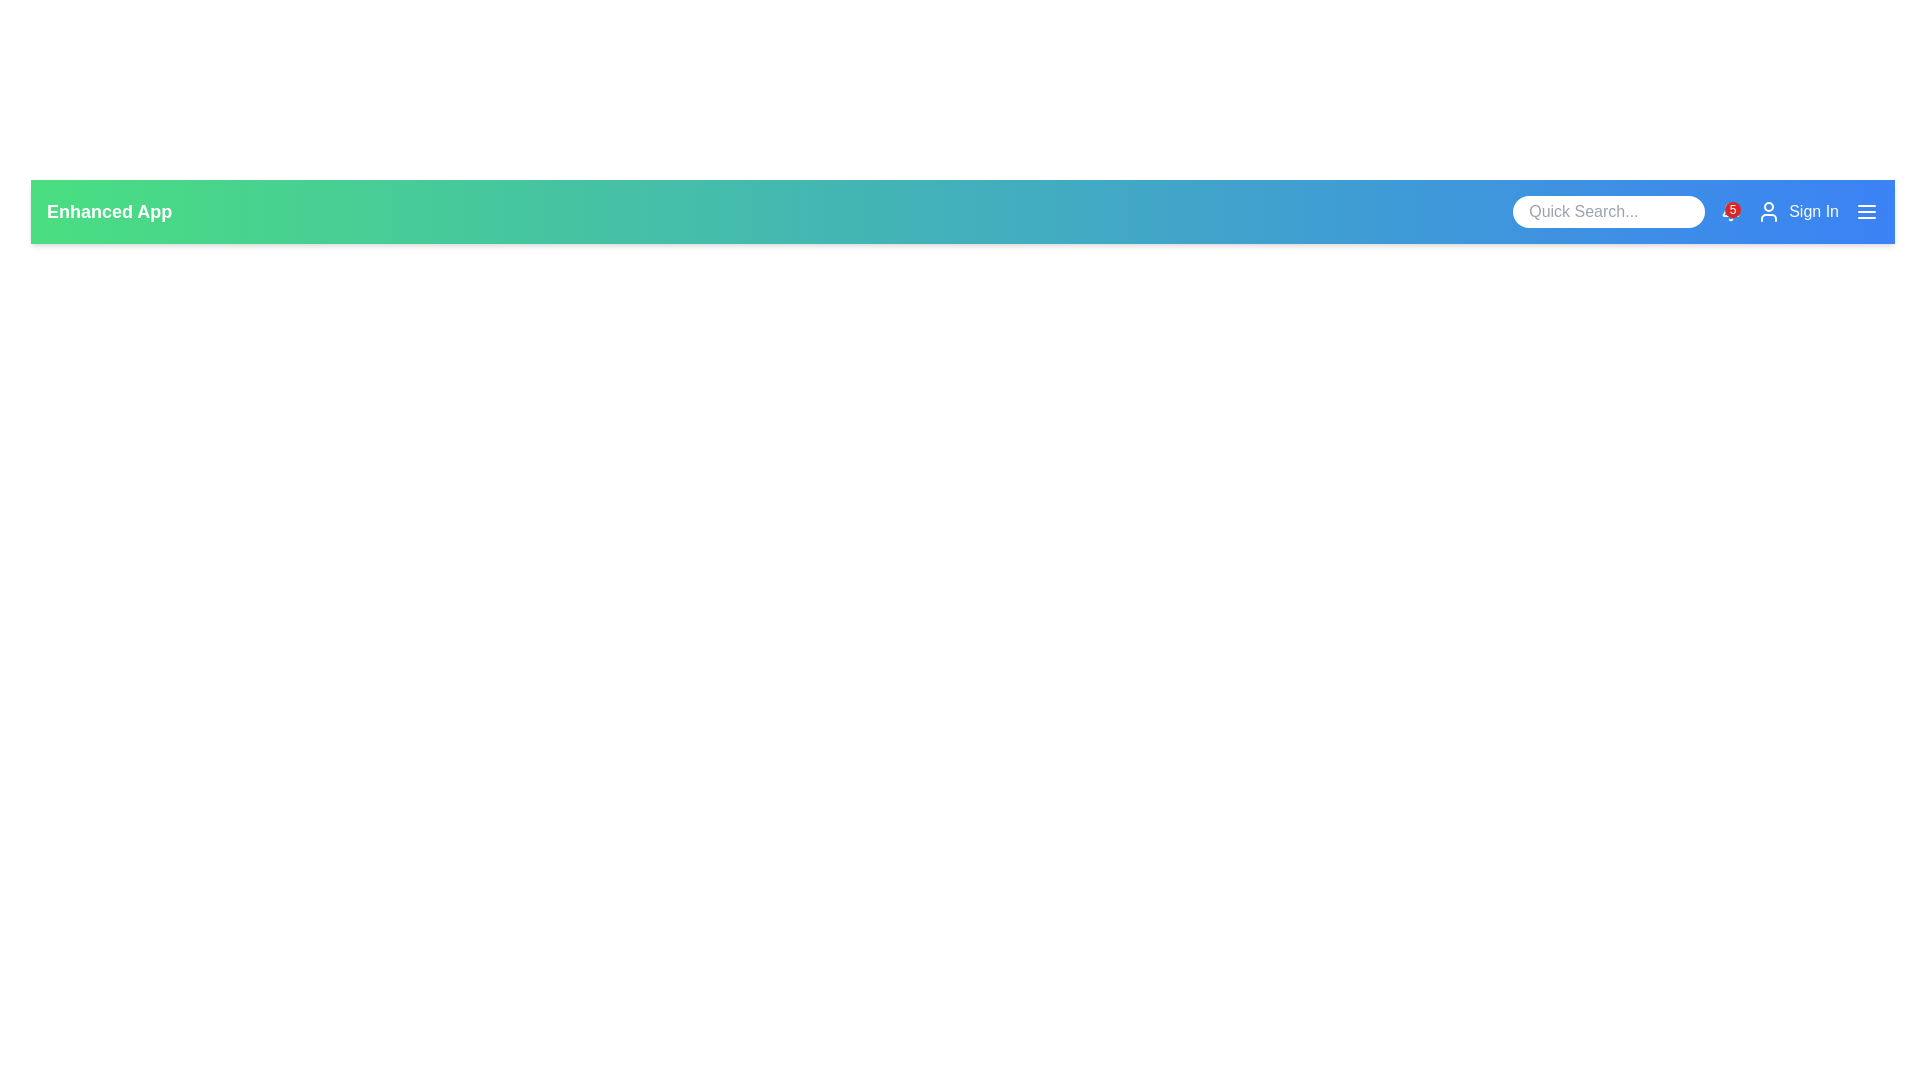  What do you see at coordinates (1608, 212) in the screenshot?
I see `the search input field to focus it` at bounding box center [1608, 212].